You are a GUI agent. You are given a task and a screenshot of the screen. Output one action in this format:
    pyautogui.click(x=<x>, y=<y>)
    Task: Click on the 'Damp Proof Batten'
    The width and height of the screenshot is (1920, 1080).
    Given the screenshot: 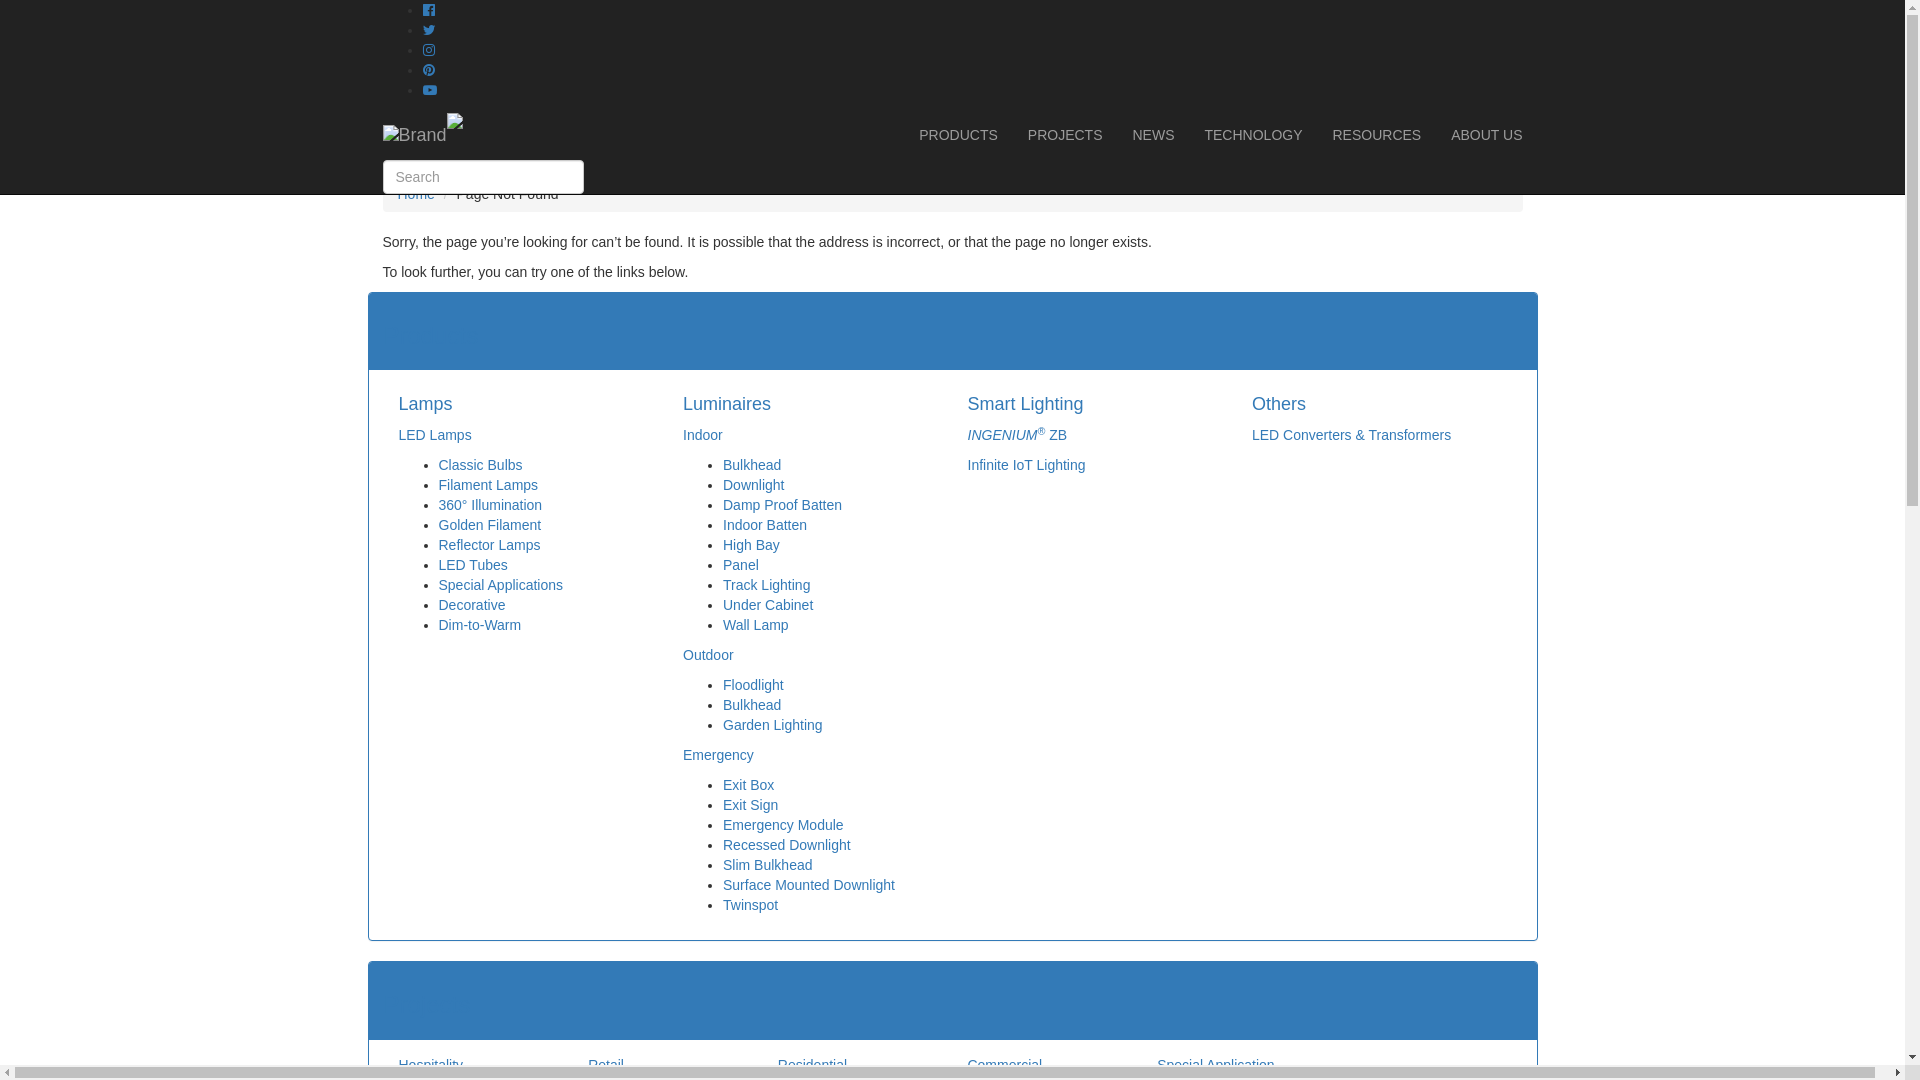 What is the action you would take?
    pyautogui.click(x=781, y=504)
    